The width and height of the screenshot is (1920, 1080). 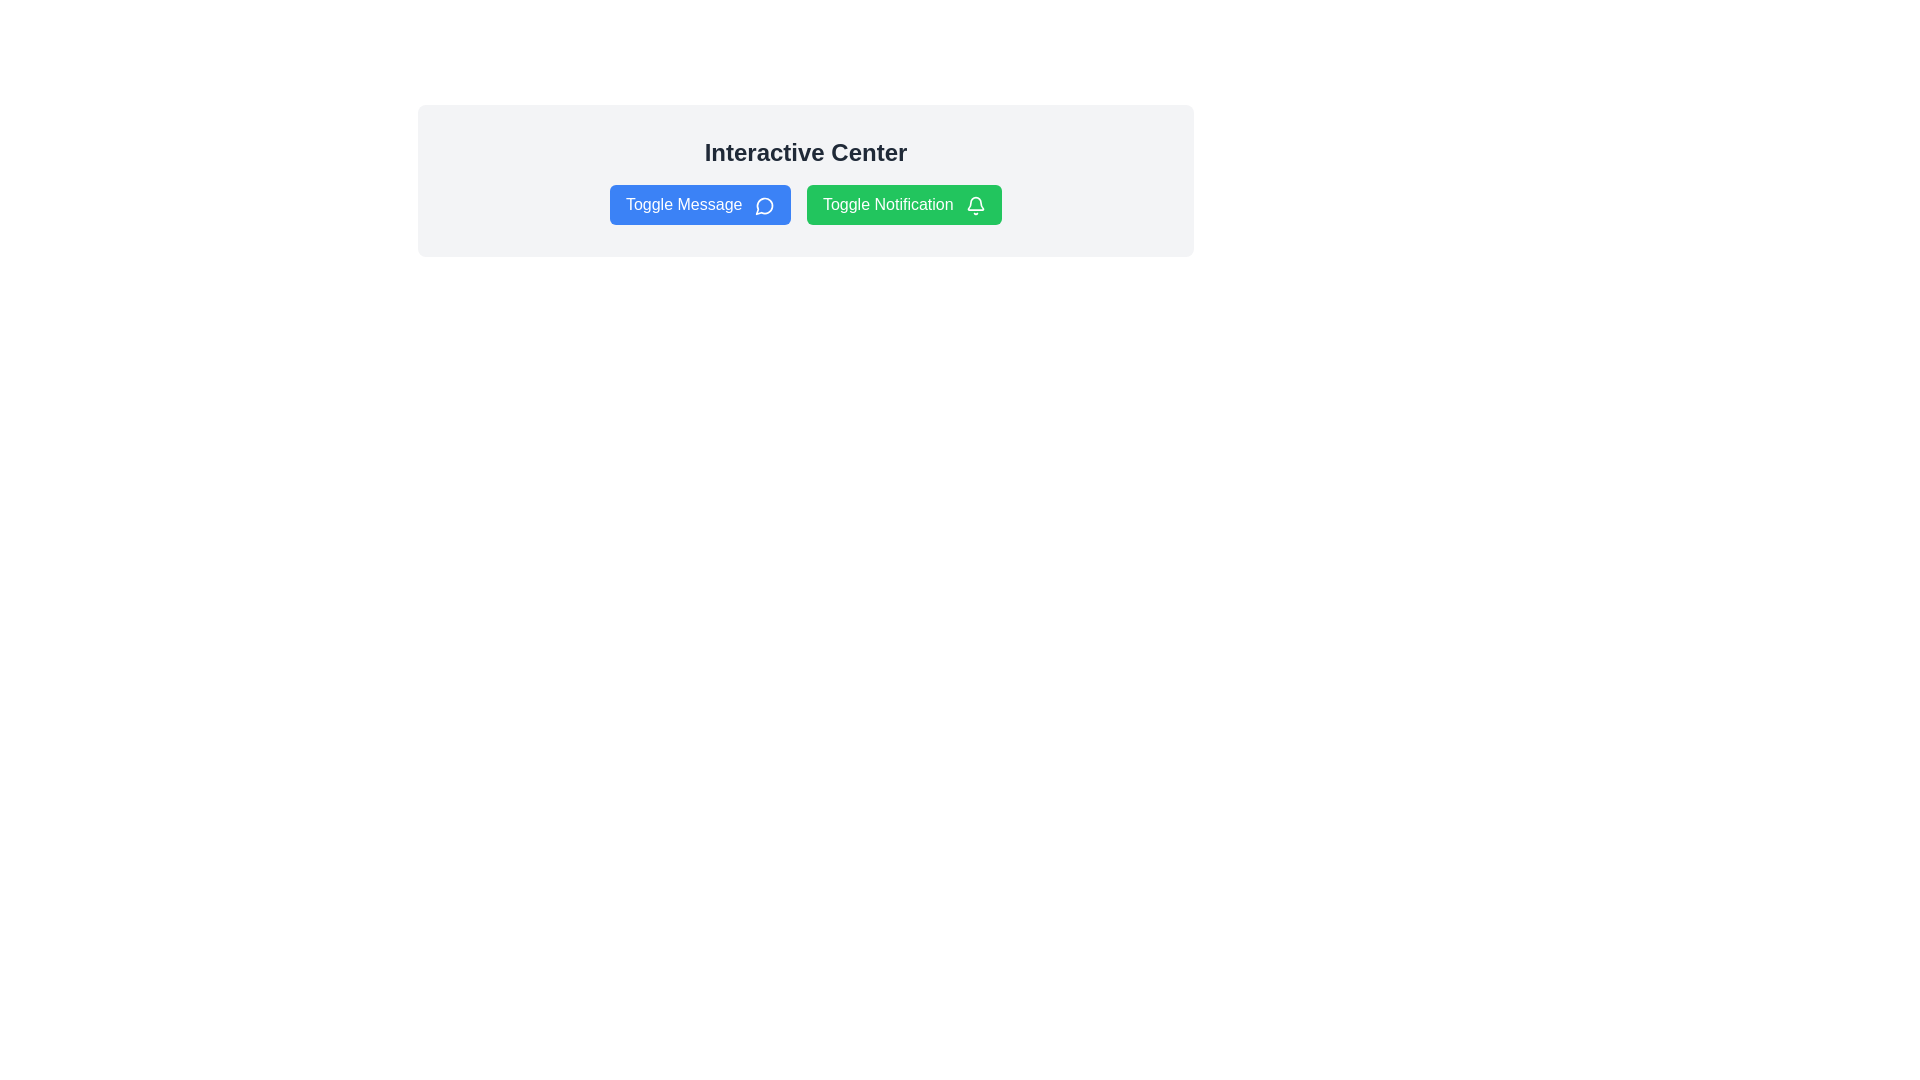 What do you see at coordinates (763, 206) in the screenshot?
I see `the visual representation of the circular blue speech bubble icon with a white interior and a rounded tail, located within the 'Toggle Message' button on the left side of the horizontal button set under 'Interactive Center'` at bounding box center [763, 206].